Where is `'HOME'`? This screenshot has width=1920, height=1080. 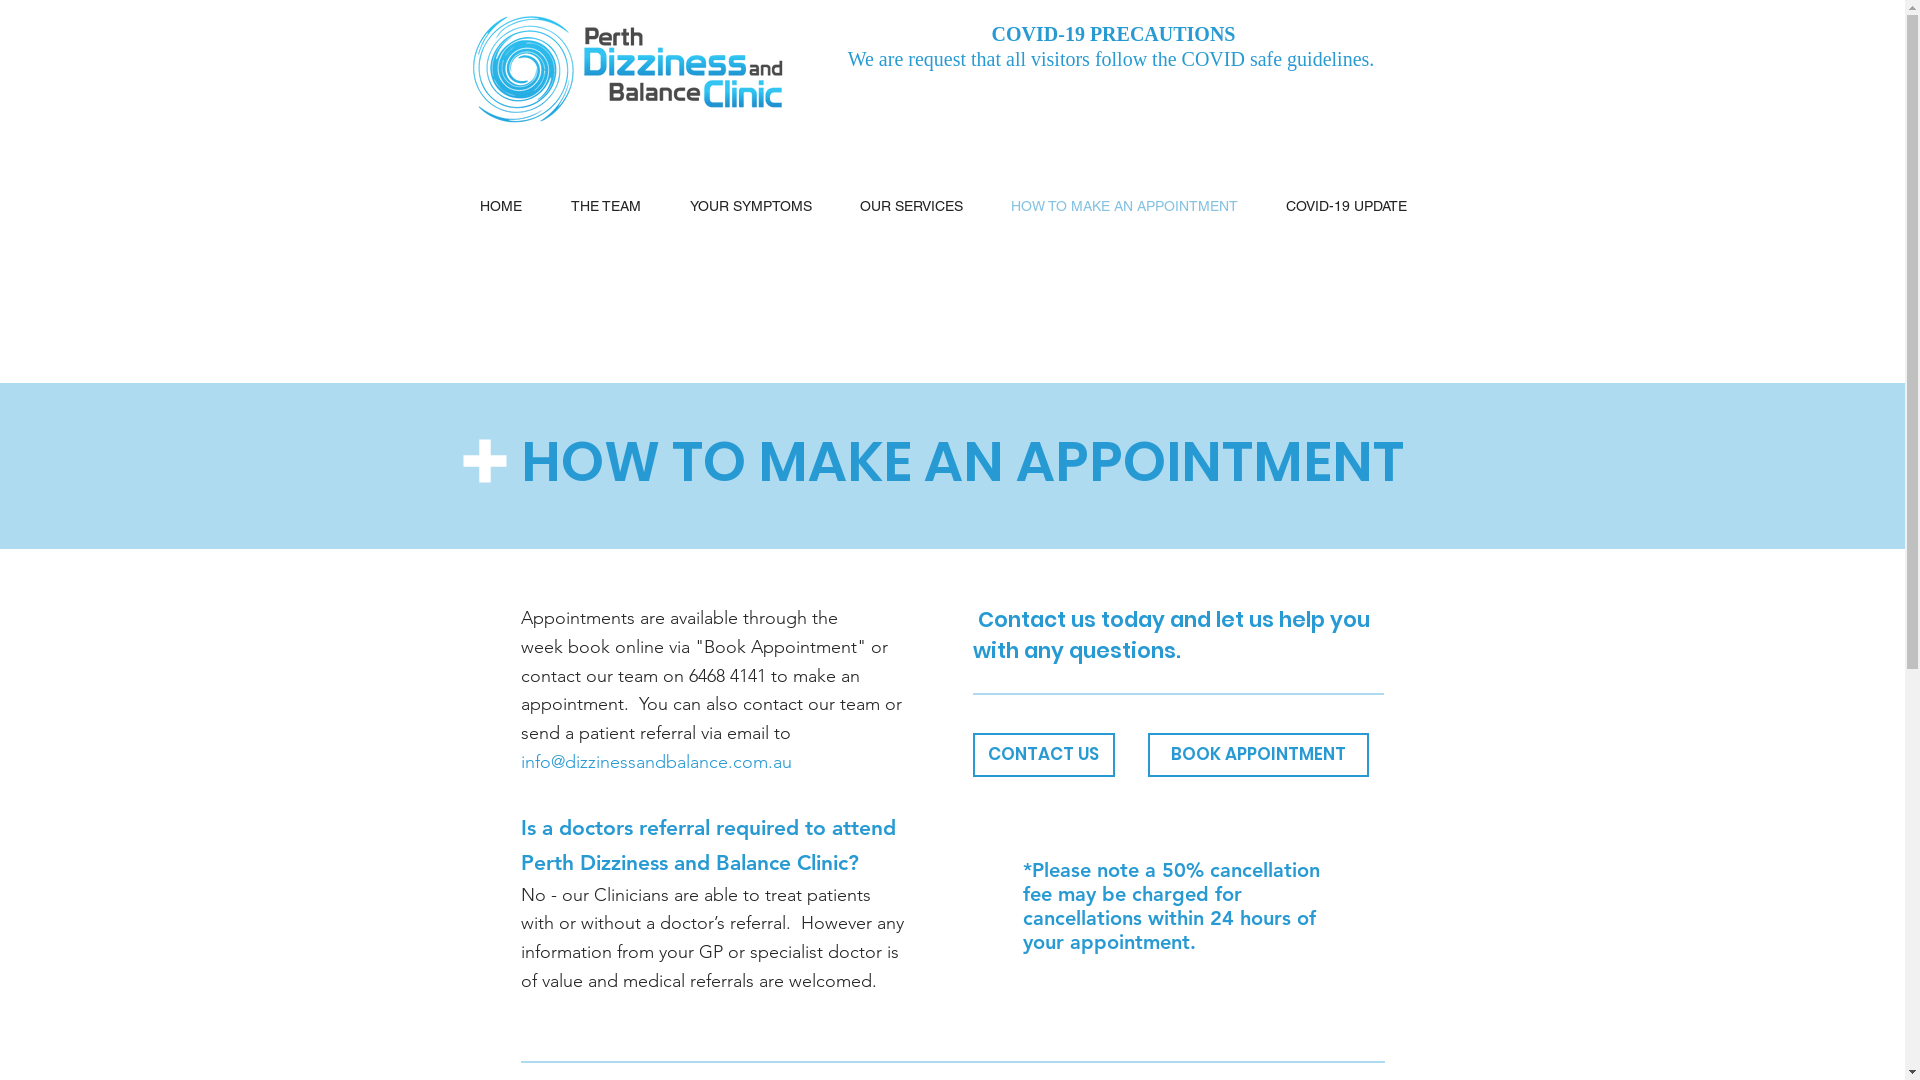
'HOME' is located at coordinates (509, 205).